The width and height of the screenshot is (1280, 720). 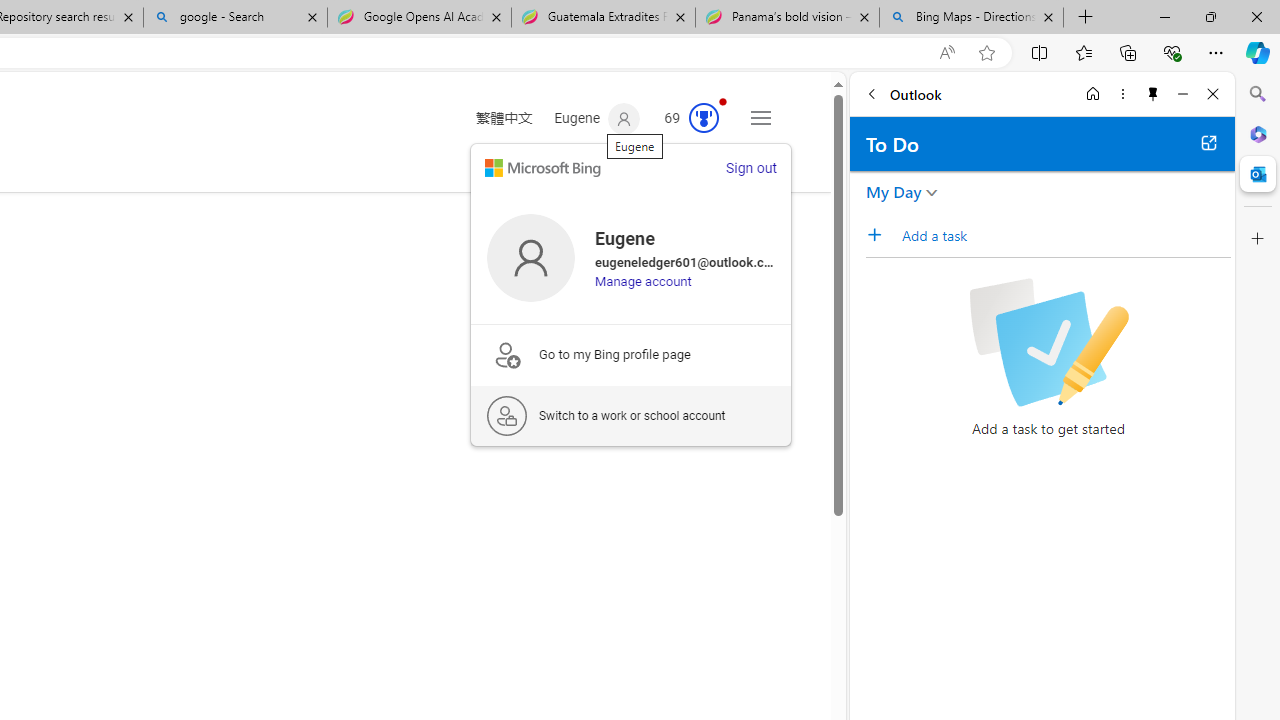 What do you see at coordinates (630, 353) in the screenshot?
I see `'Go to my Bing profile page'` at bounding box center [630, 353].